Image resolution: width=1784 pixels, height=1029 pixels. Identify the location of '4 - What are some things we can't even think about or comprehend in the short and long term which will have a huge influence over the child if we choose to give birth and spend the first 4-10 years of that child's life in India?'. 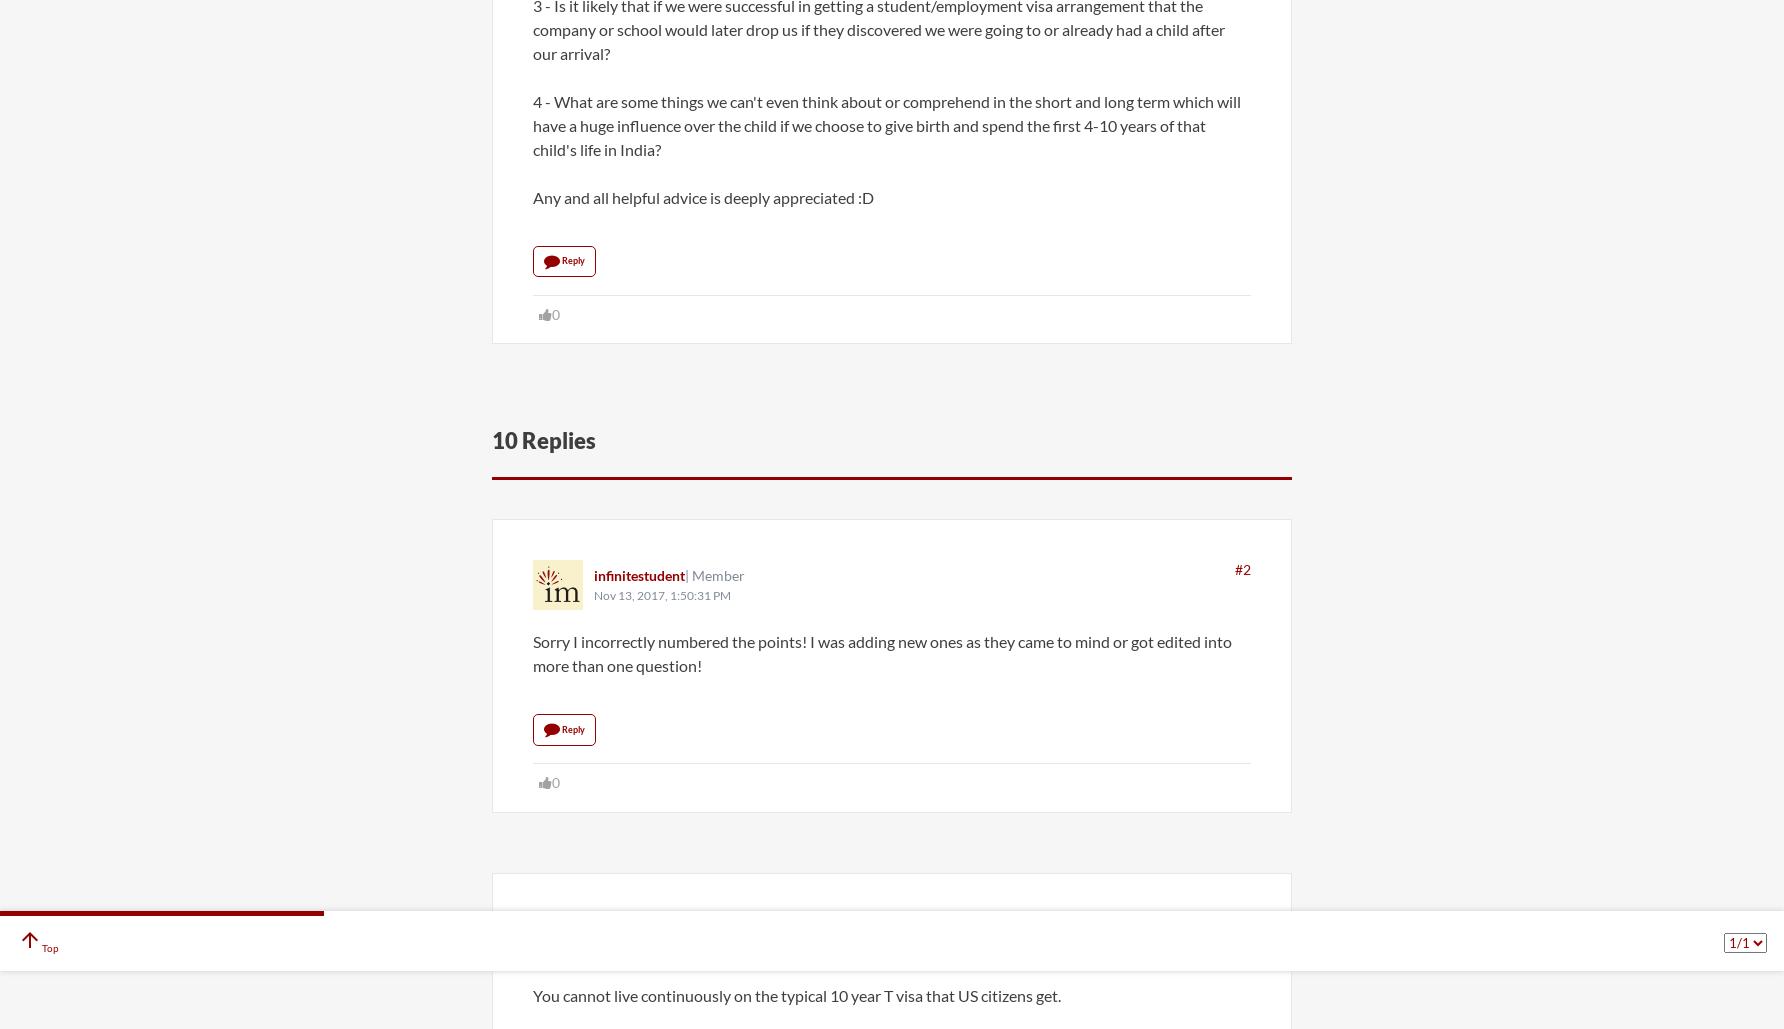
(533, 123).